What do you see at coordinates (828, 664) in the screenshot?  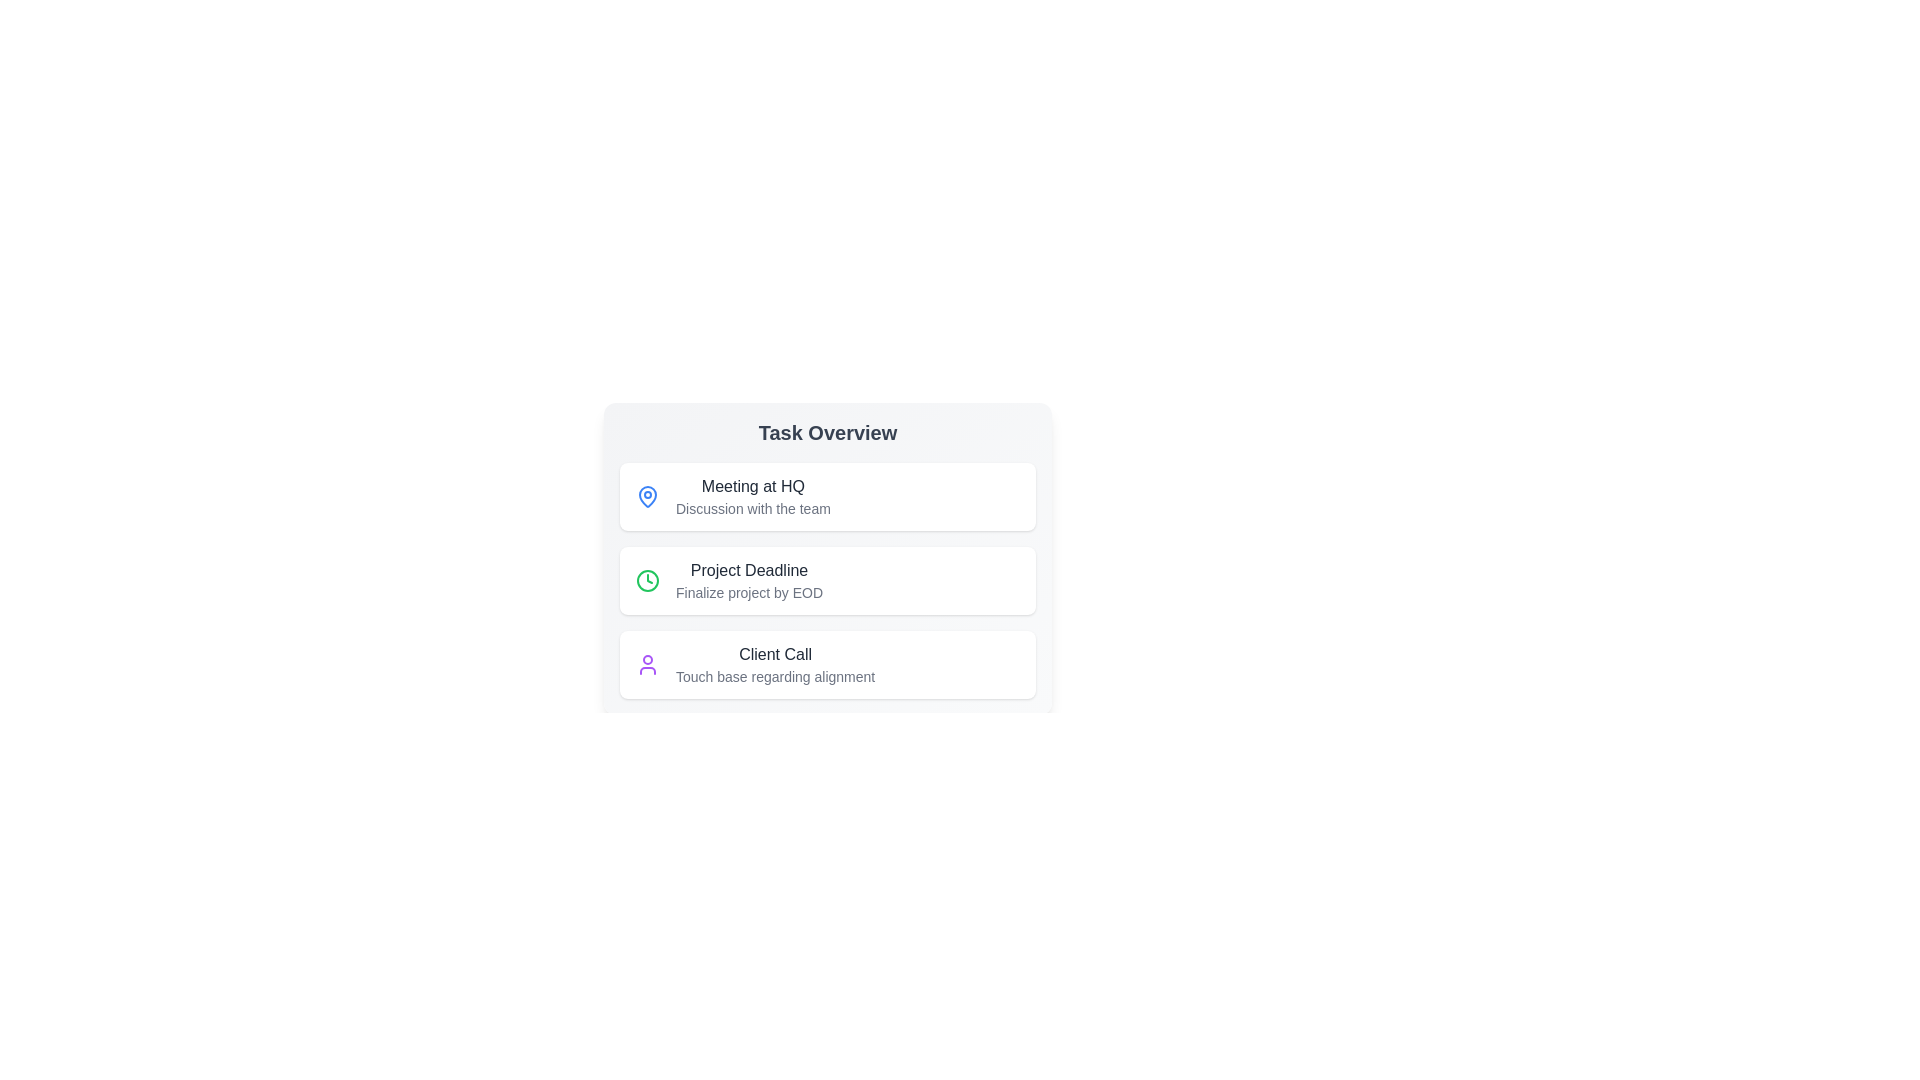 I see `the list item corresponding to Client Call` at bounding box center [828, 664].